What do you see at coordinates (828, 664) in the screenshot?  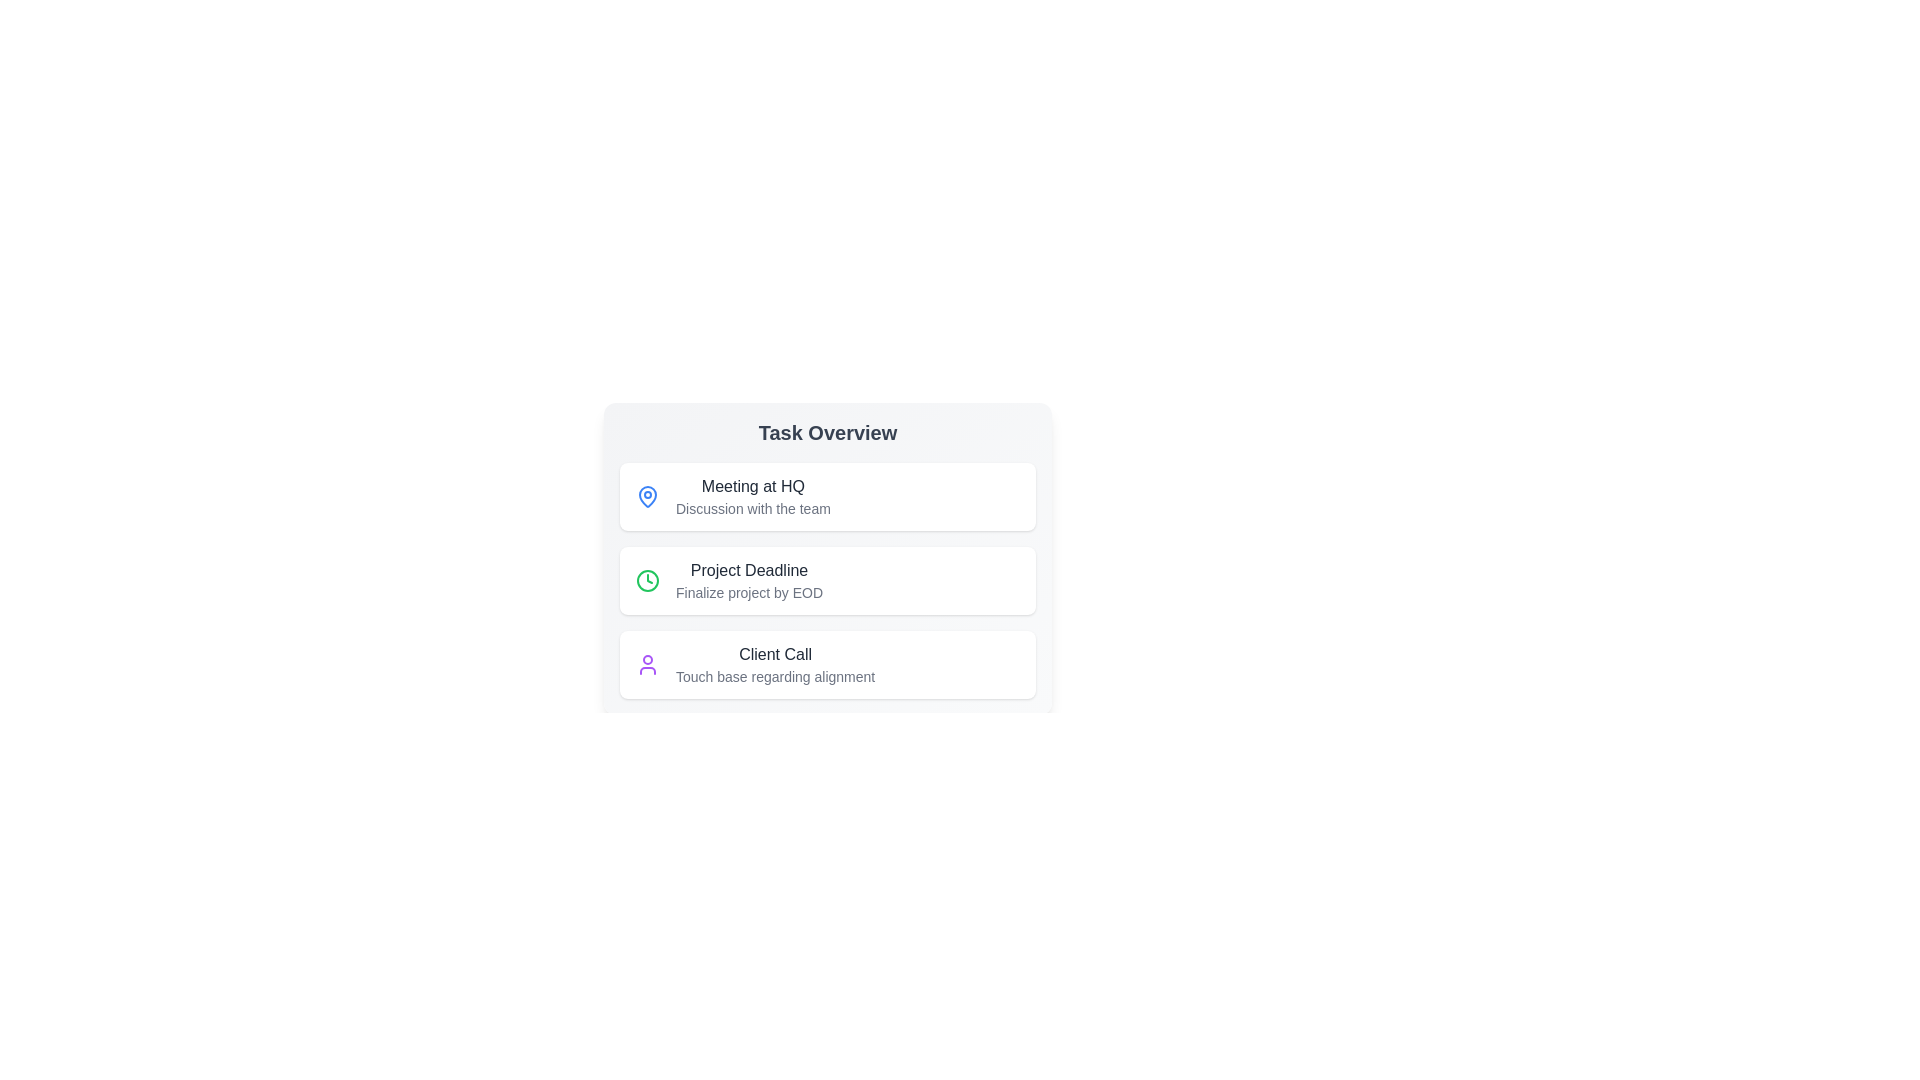 I see `the list item corresponding to Client Call` at bounding box center [828, 664].